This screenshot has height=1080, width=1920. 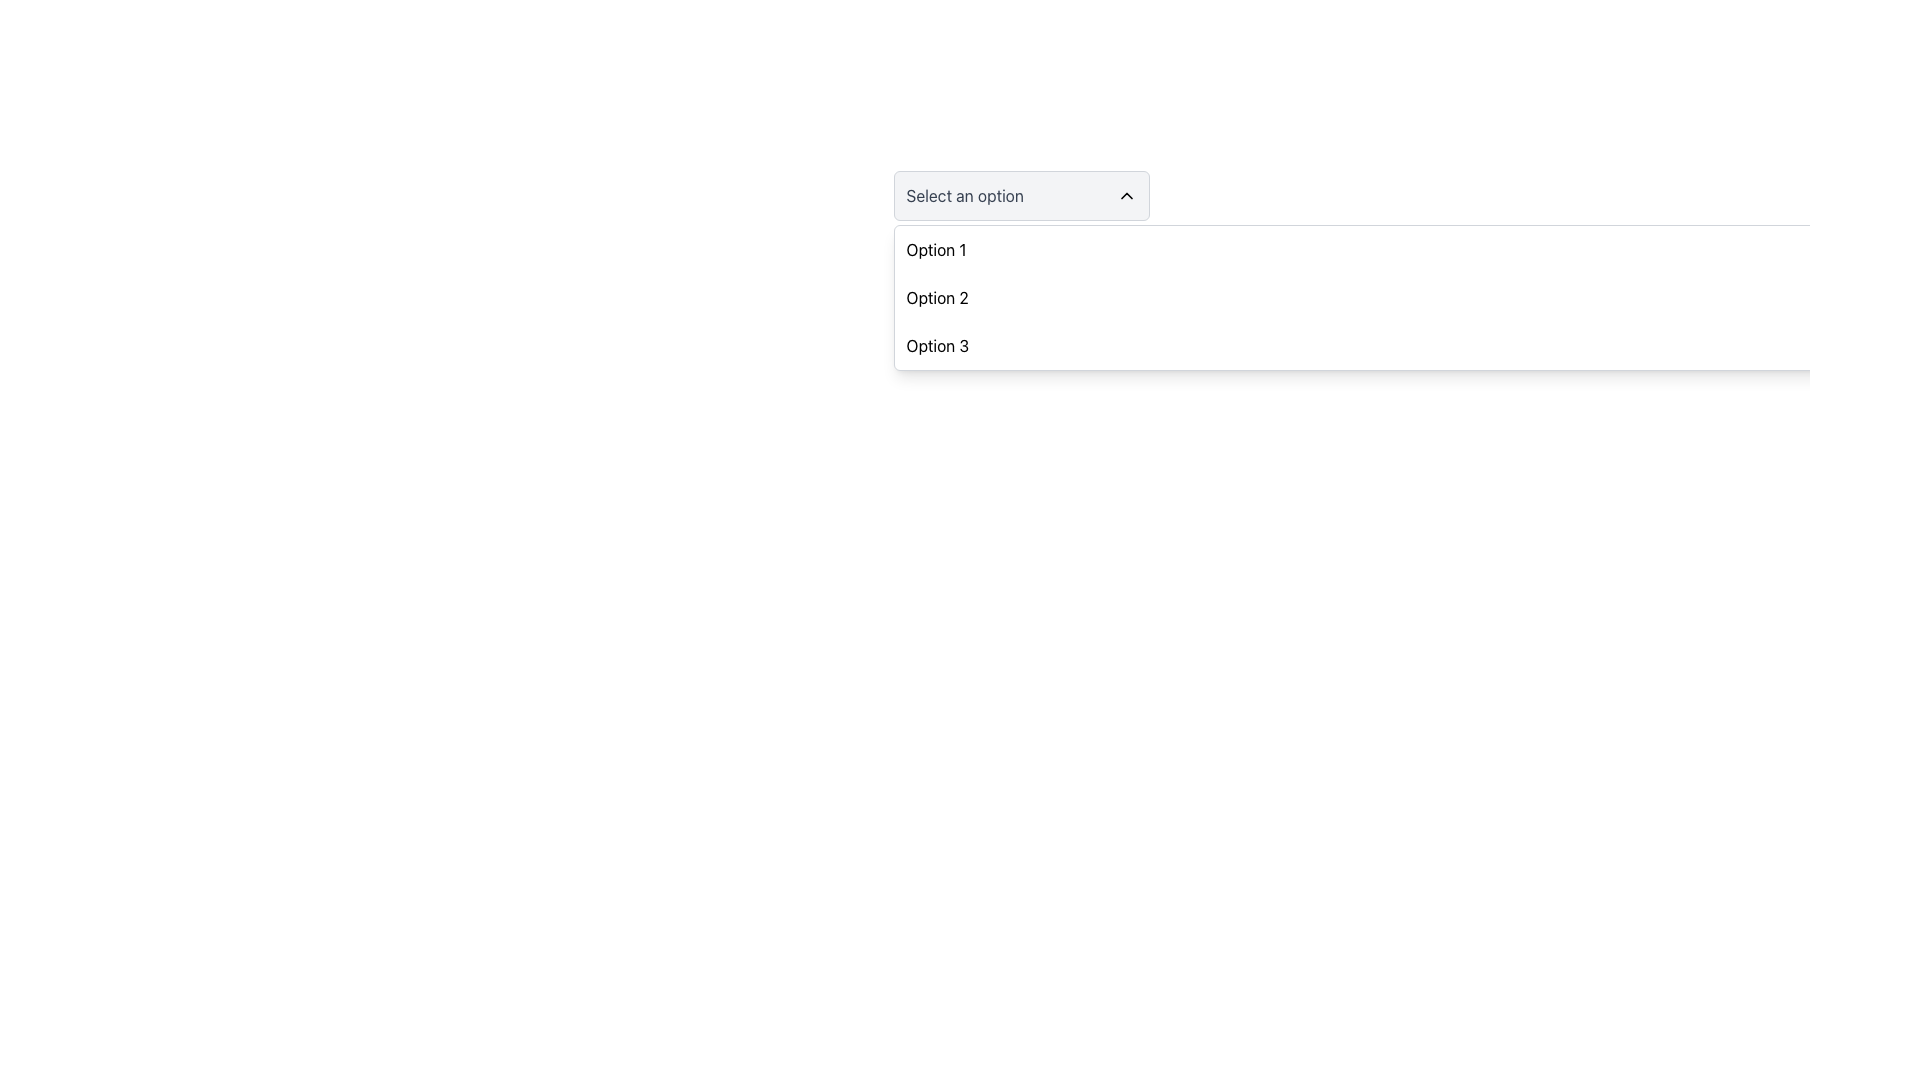 What do you see at coordinates (1021, 196) in the screenshot?
I see `the Dropdown header or title that indicates the current selection or displays 'Select an option' as a placeholder` at bounding box center [1021, 196].